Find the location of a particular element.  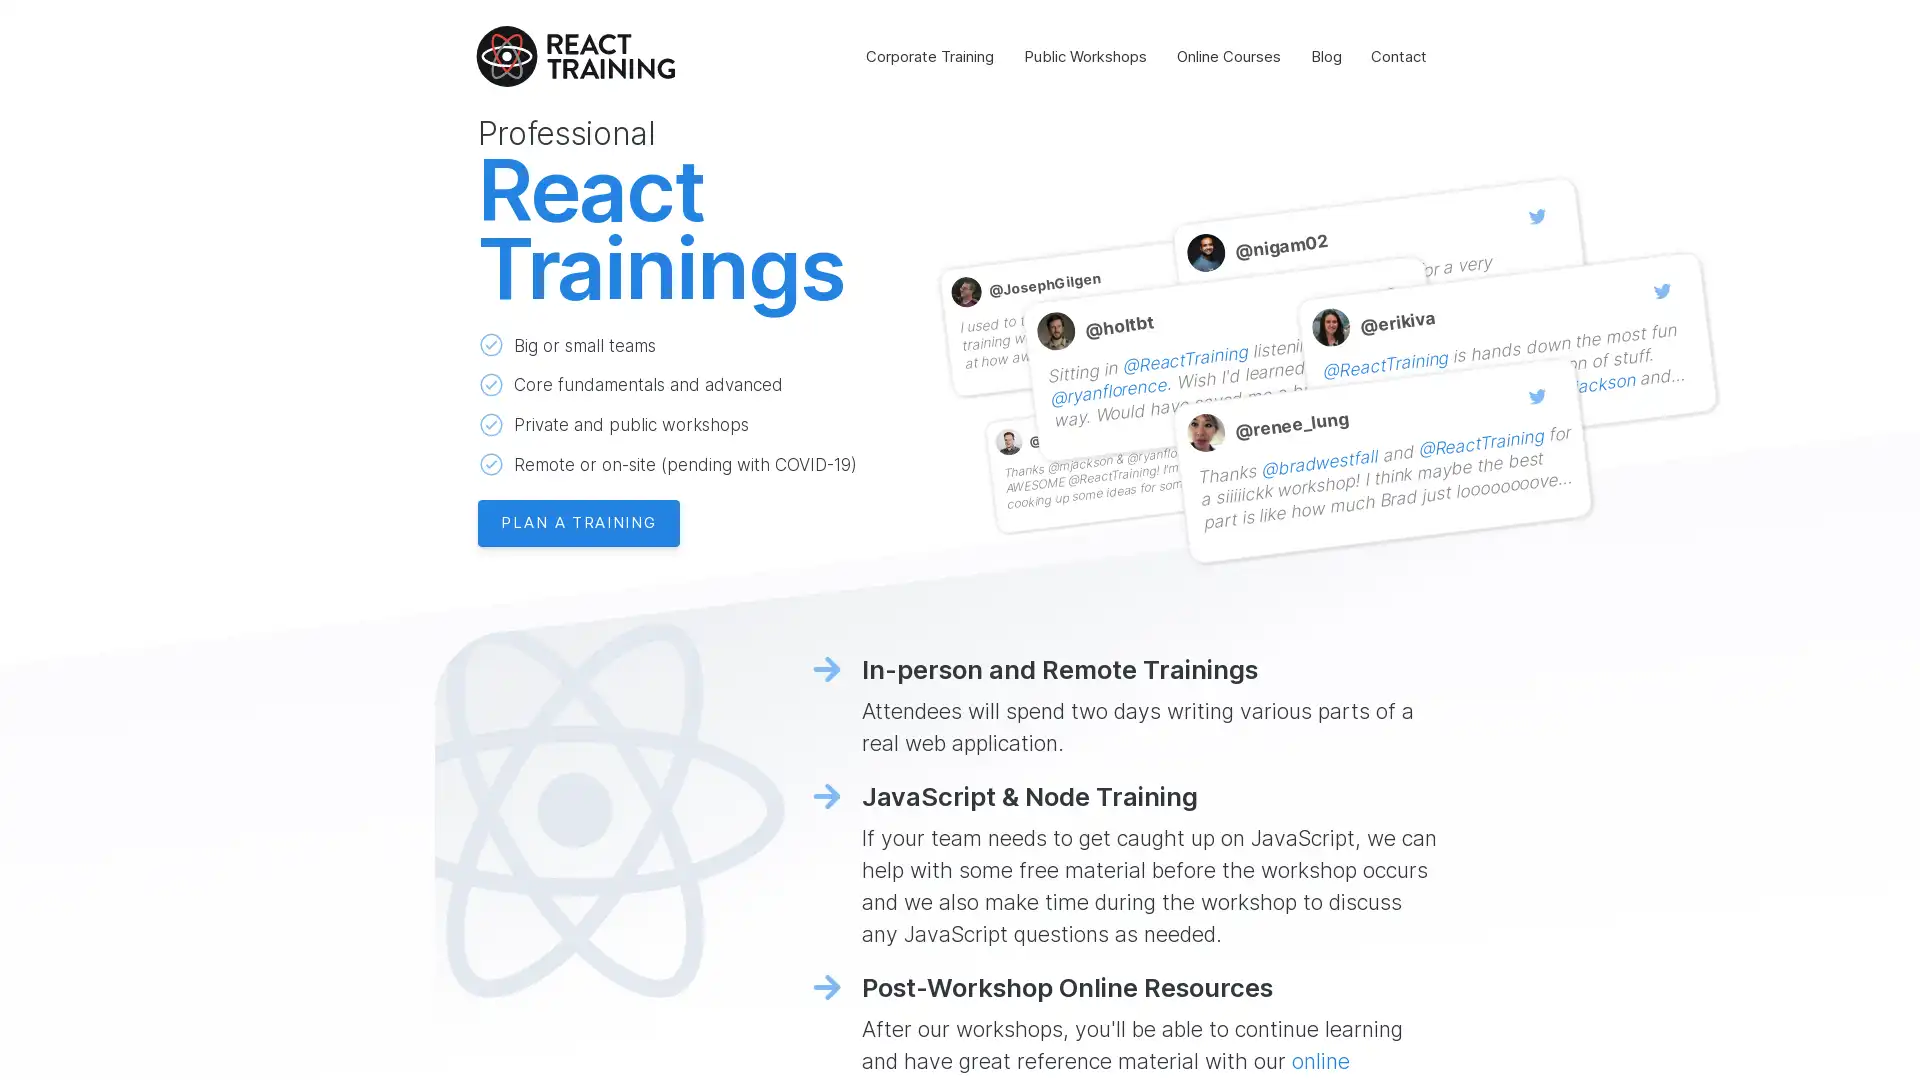

Twitter Avatar for sethdavis512 @sethdavis512 Thanks @mjackson & @ryanflorence for an AWESOME @ReactTraining! I'm already cooking up some ideas for some new components smile face with glasses is located at coordinates (1131, 455).